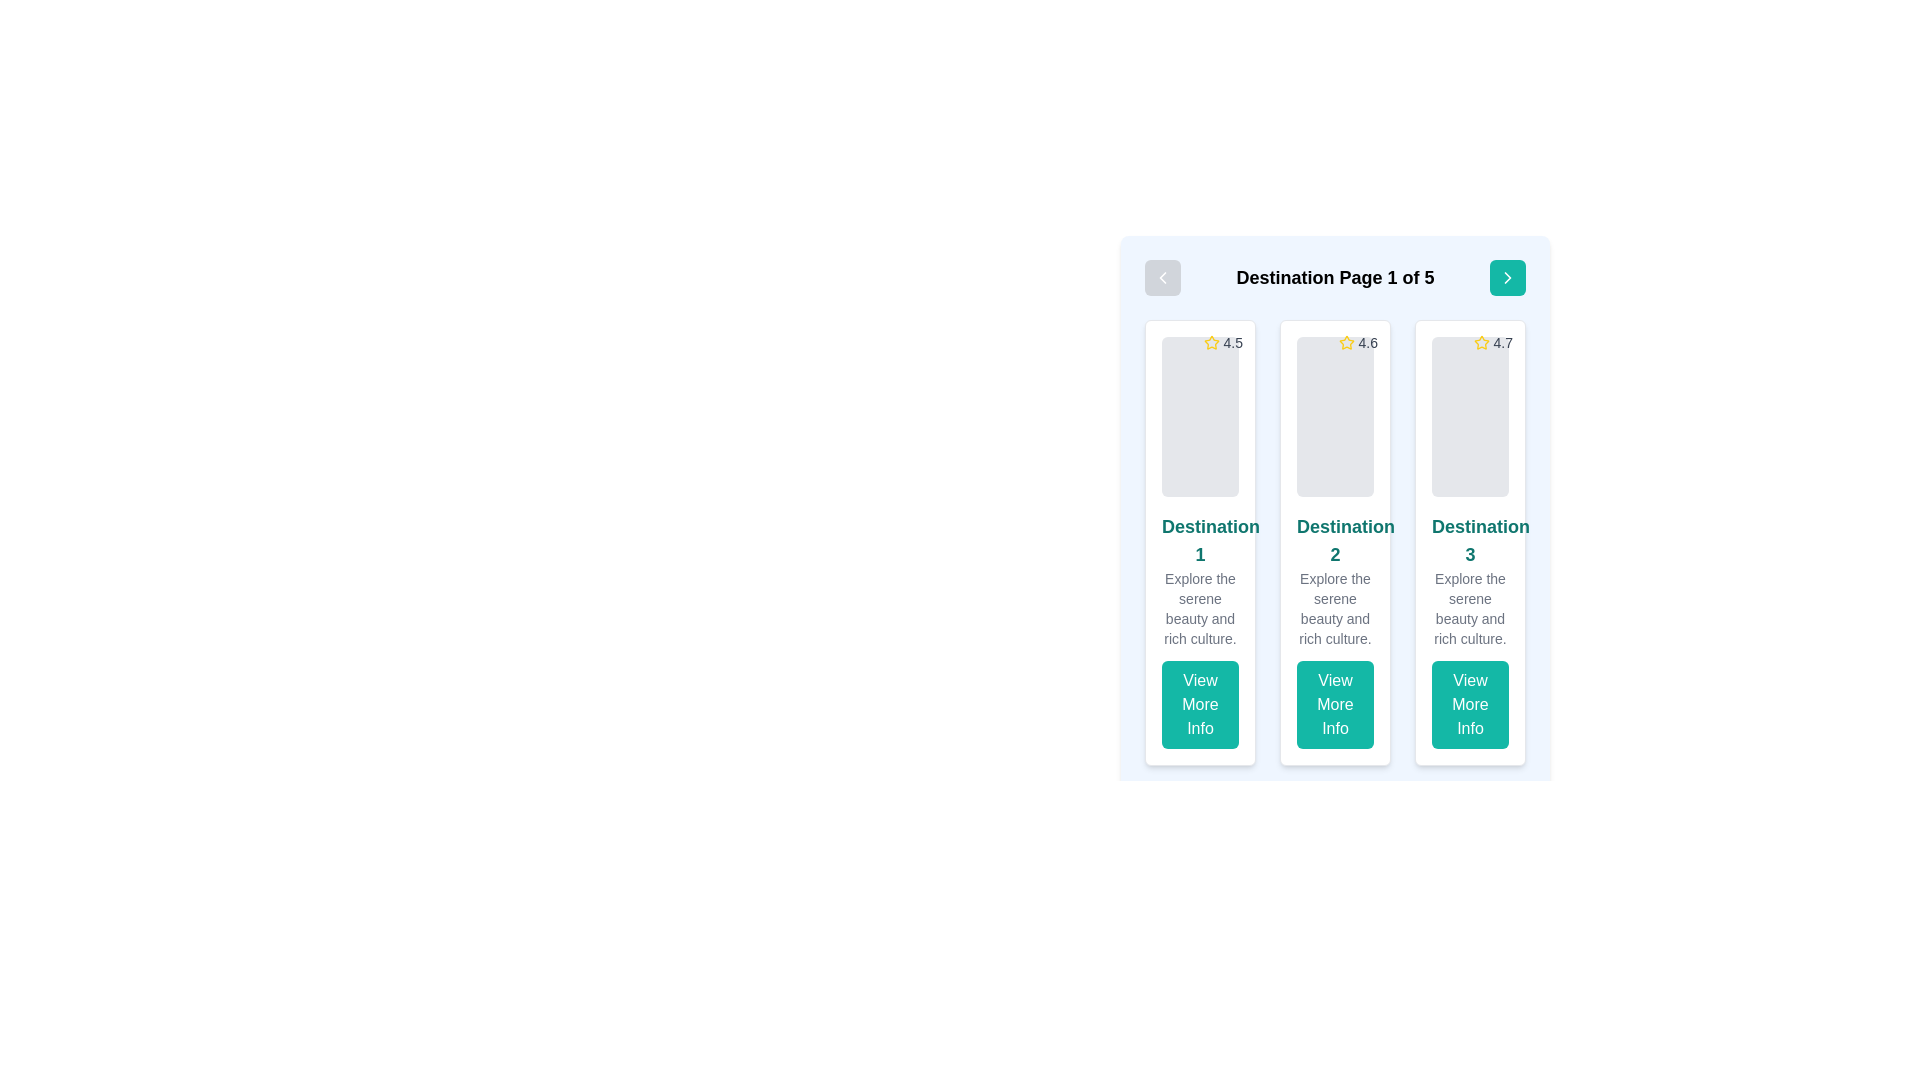  I want to click on the first card in the grid layout, which has a white background, rounded corners, a yellow star with a rating of 4.5, the text 'Destination 1' in teal bold font, and a teal button labeled 'View More Info', so click(1200, 543).